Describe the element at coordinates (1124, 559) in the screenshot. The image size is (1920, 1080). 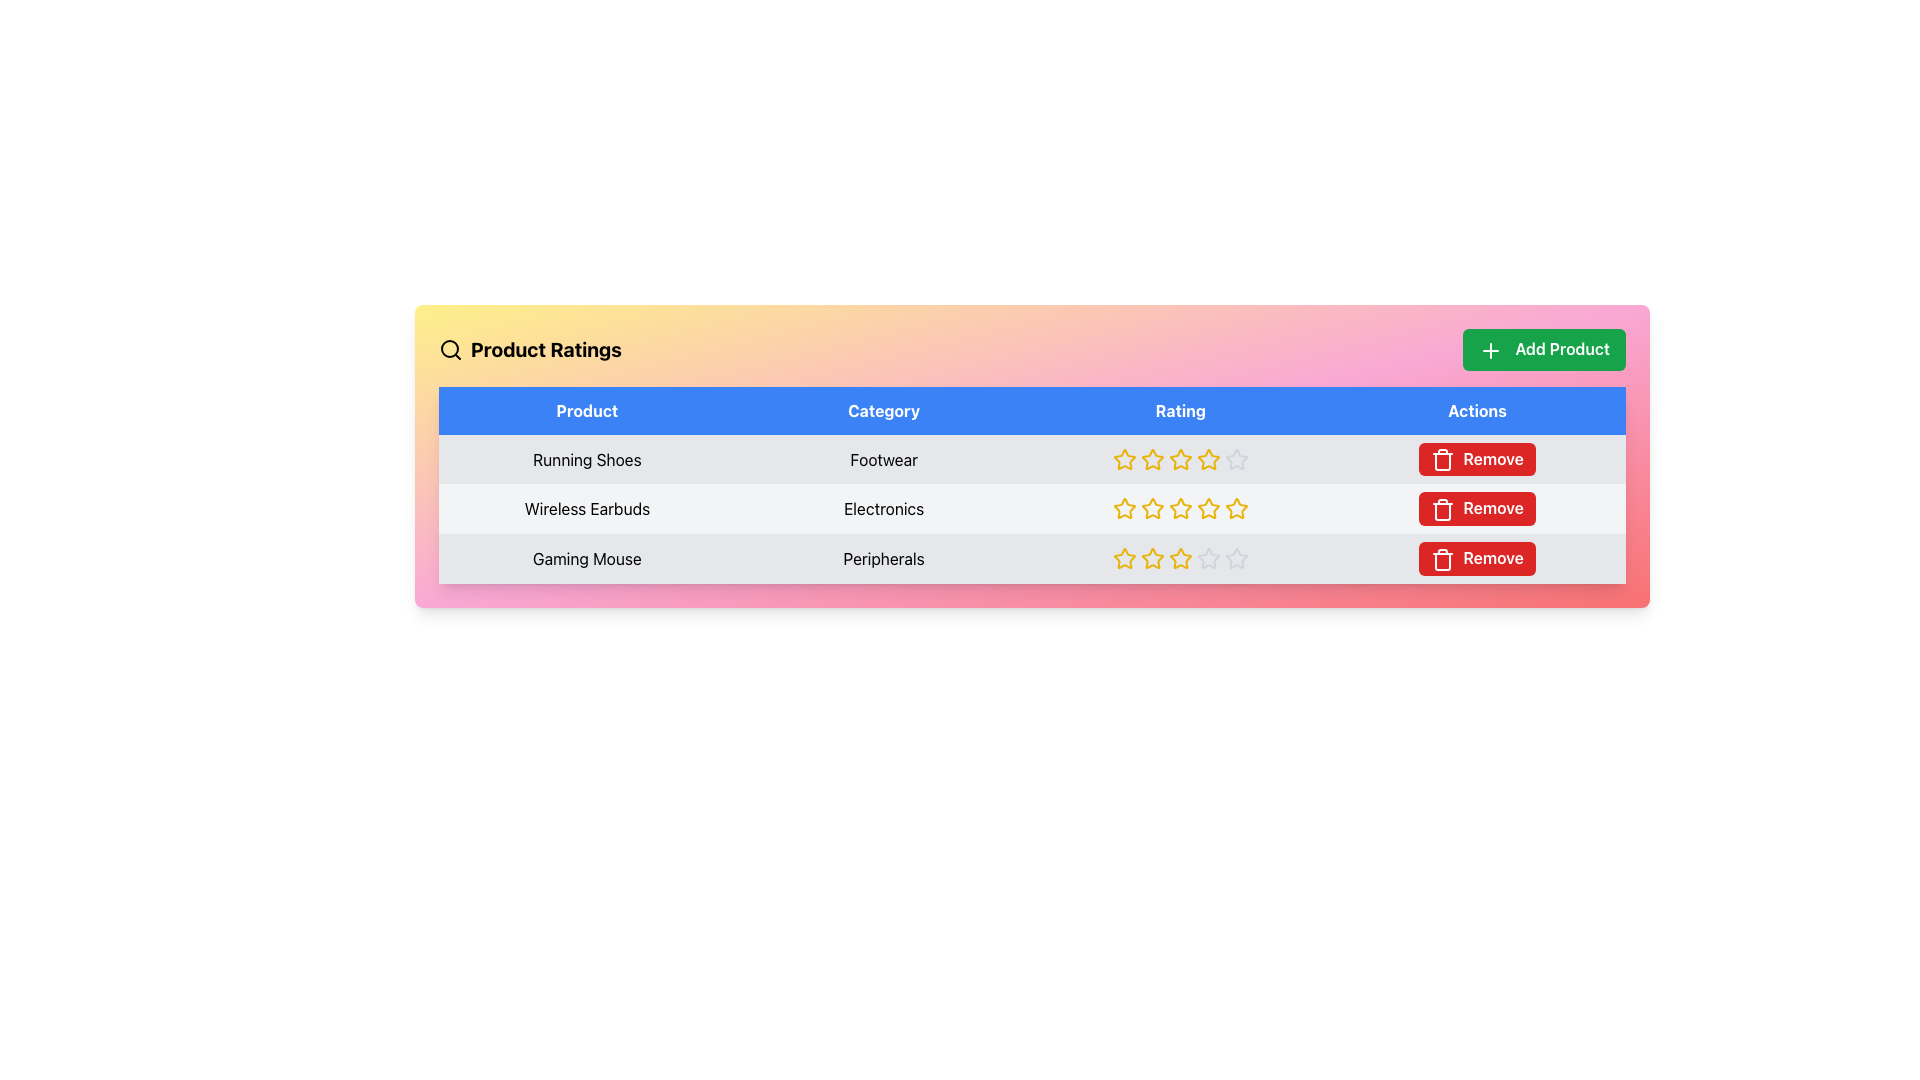
I see `the second yellow star icon in the rating column associated with the 'Gaming Mouse' product` at that location.